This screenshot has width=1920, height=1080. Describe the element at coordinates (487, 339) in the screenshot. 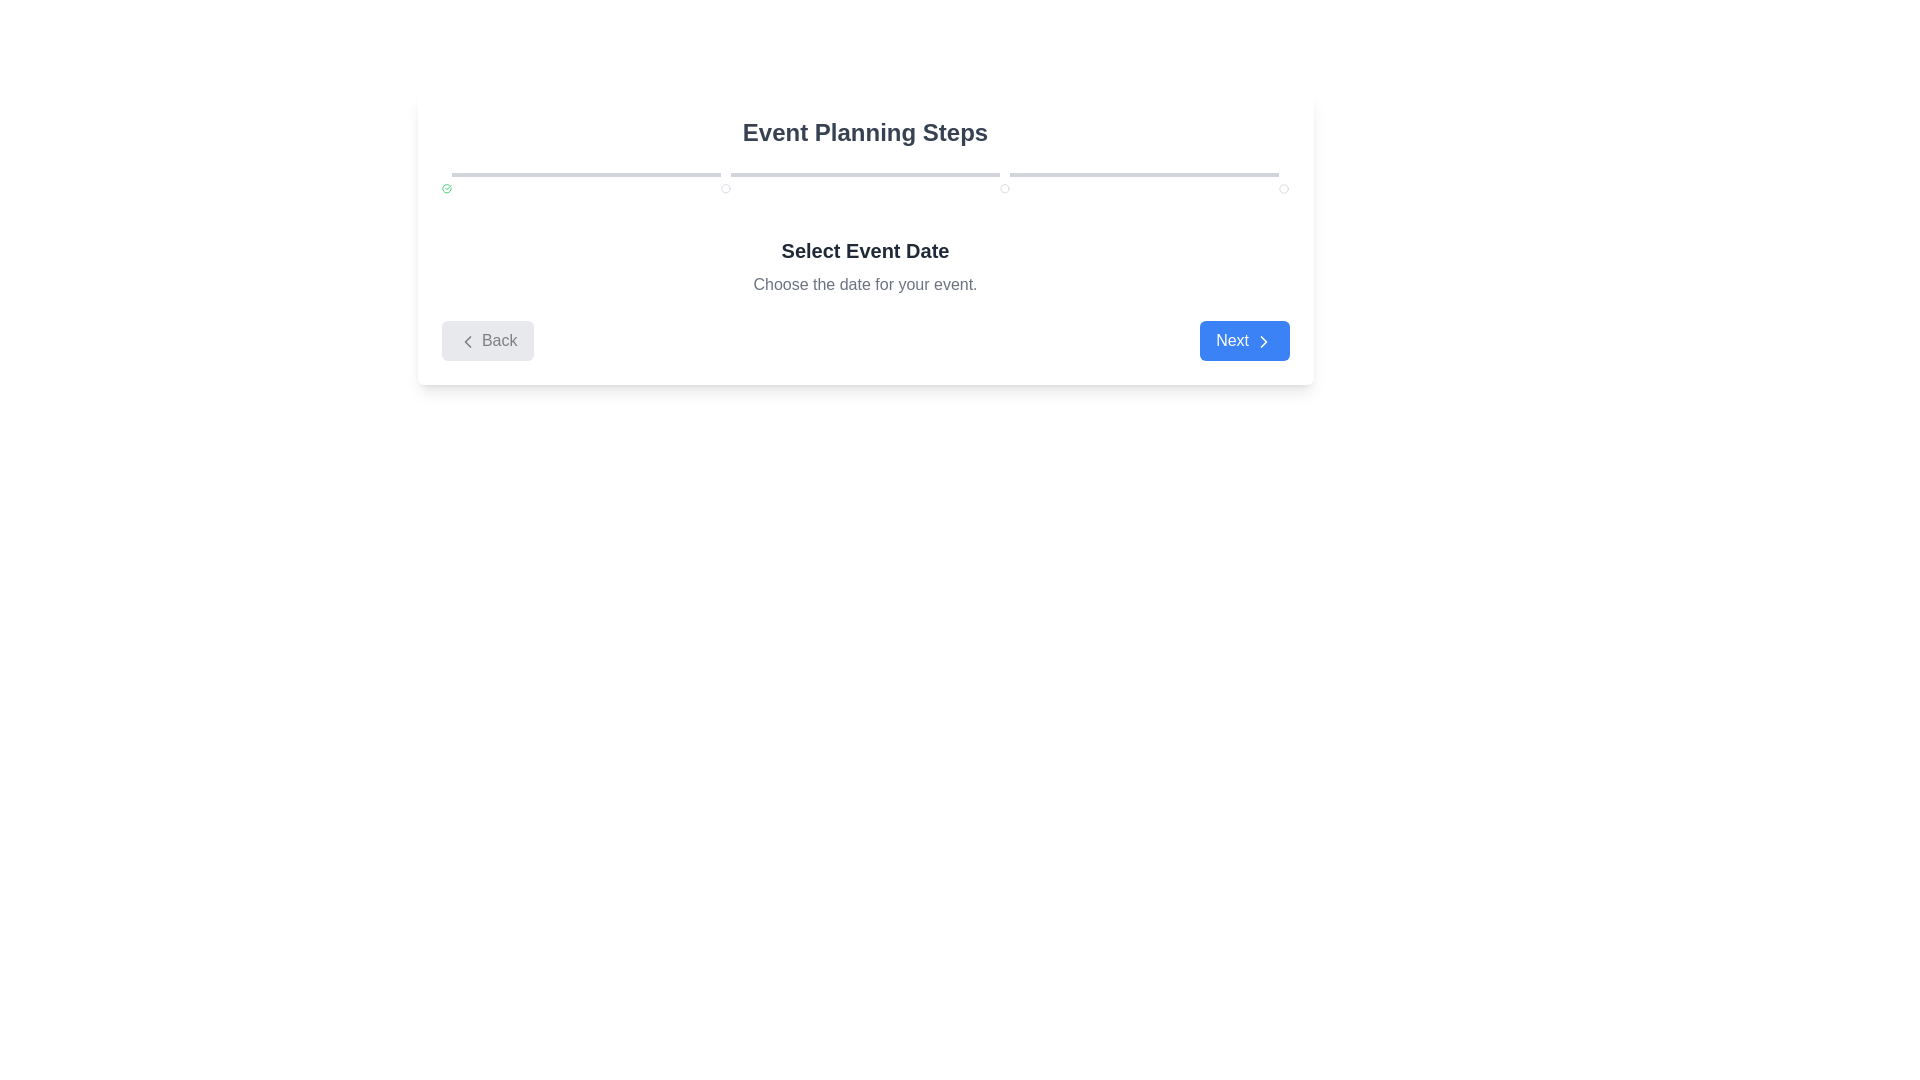

I see `the 'Back' button, which has a light gray background and a left-pointing chevron icon` at that location.